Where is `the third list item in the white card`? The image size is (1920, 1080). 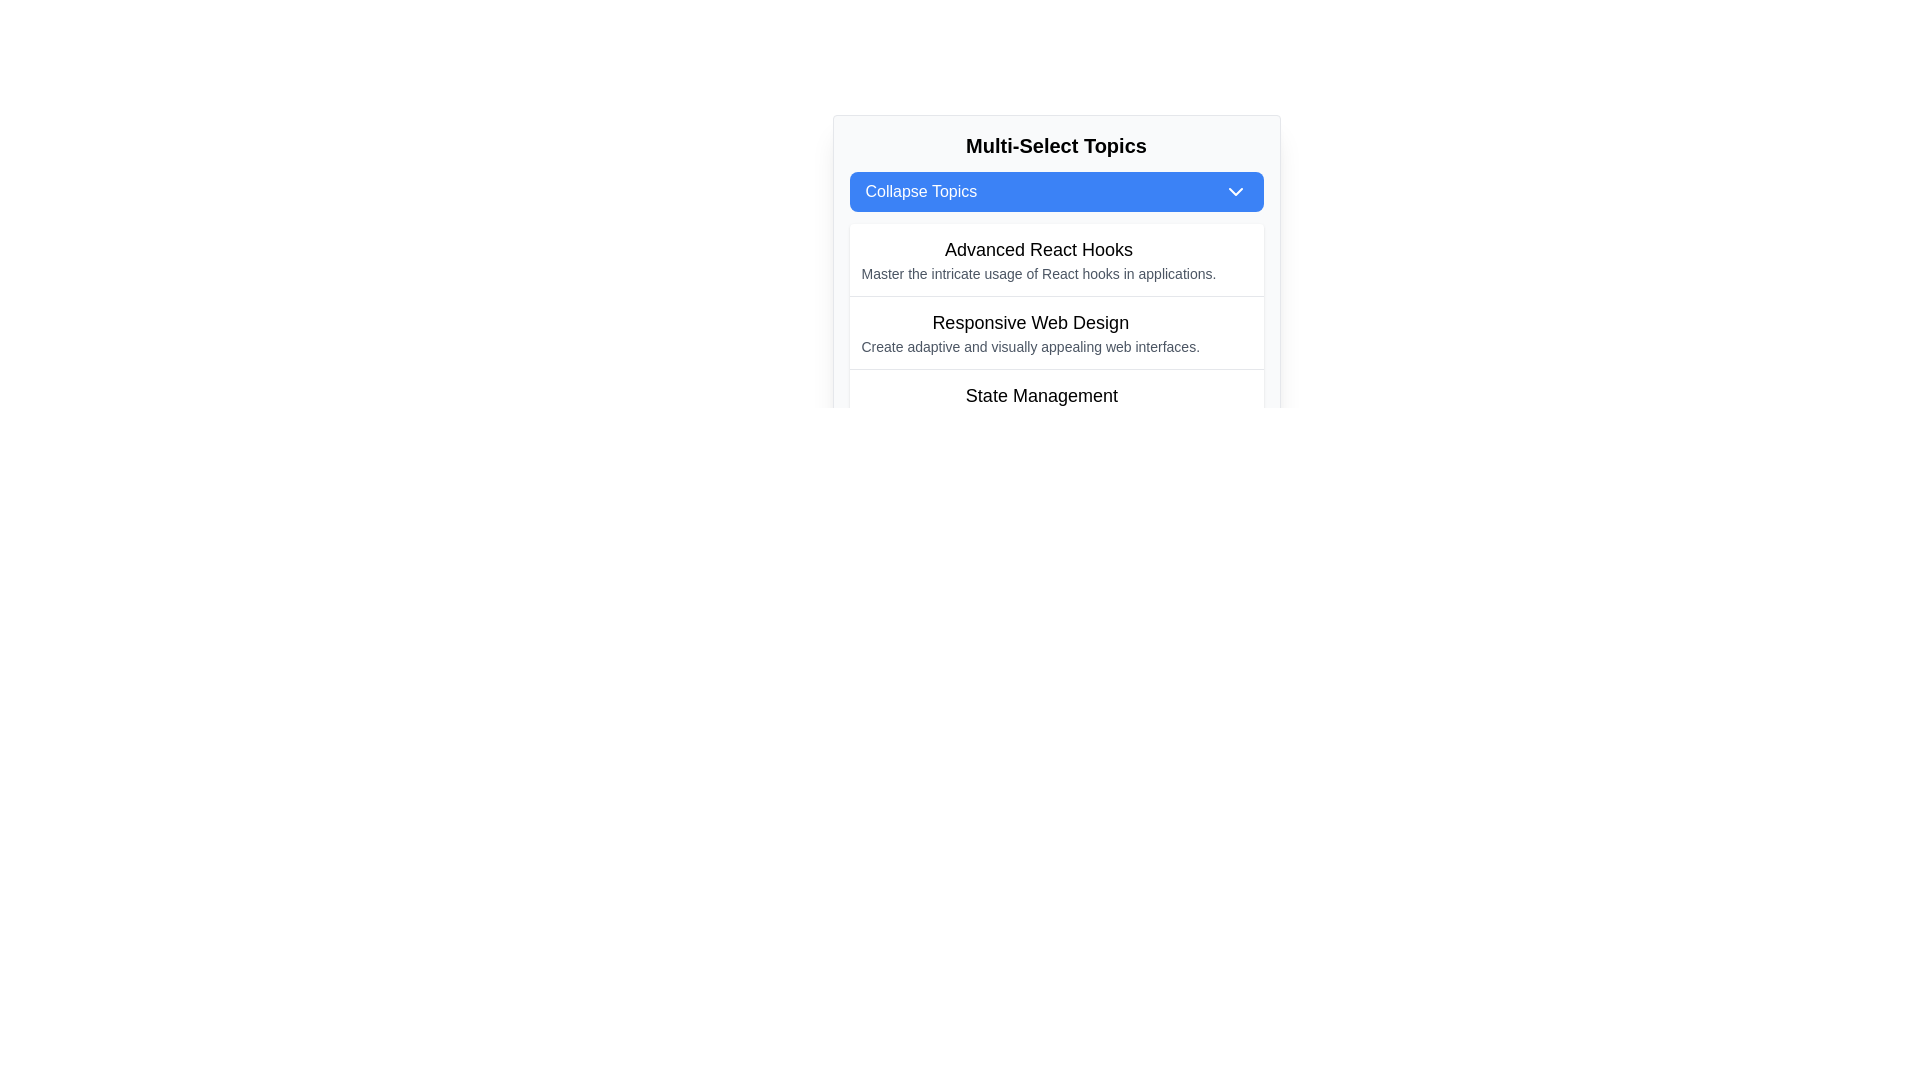 the third list item in the white card is located at coordinates (1055, 405).